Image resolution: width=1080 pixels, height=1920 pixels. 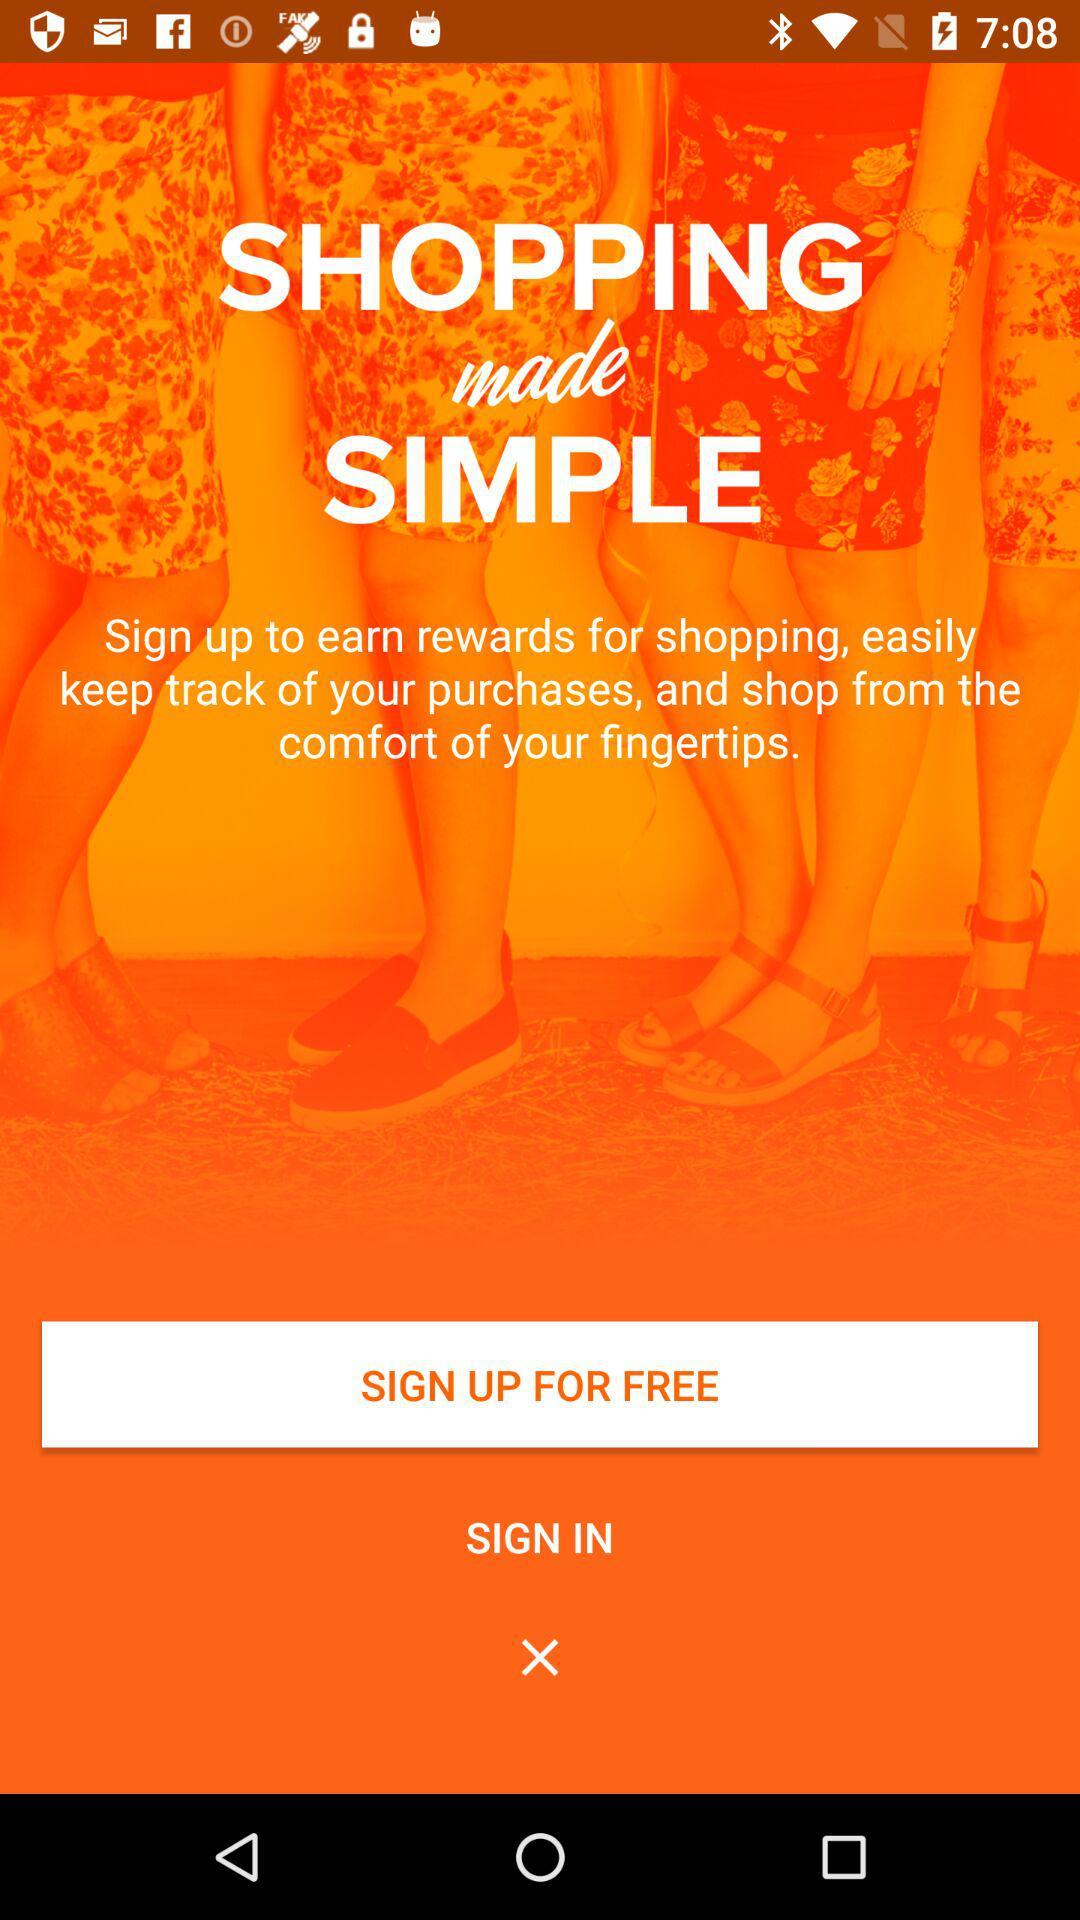 I want to click on button above sign in button, so click(x=538, y=1399).